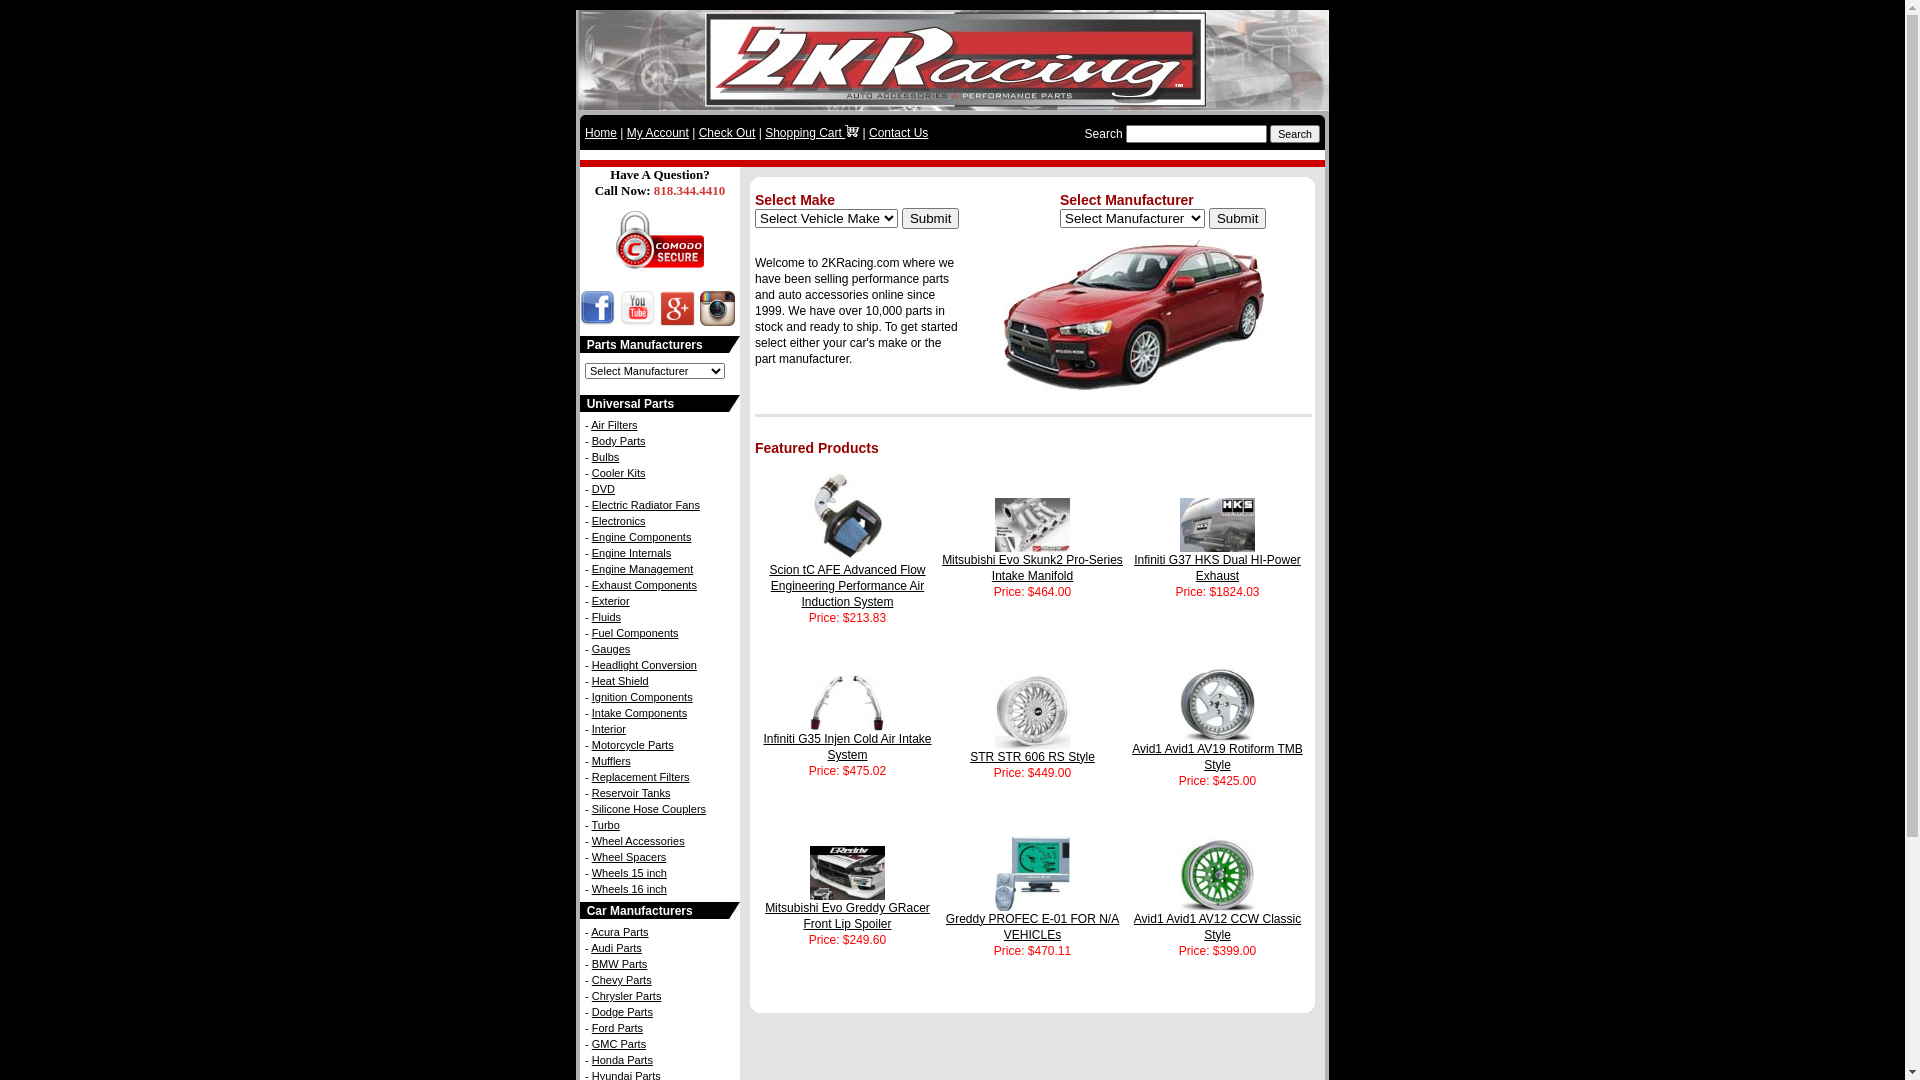 The height and width of the screenshot is (1080, 1920). What do you see at coordinates (628, 887) in the screenshot?
I see `'Wheels 16 inch'` at bounding box center [628, 887].